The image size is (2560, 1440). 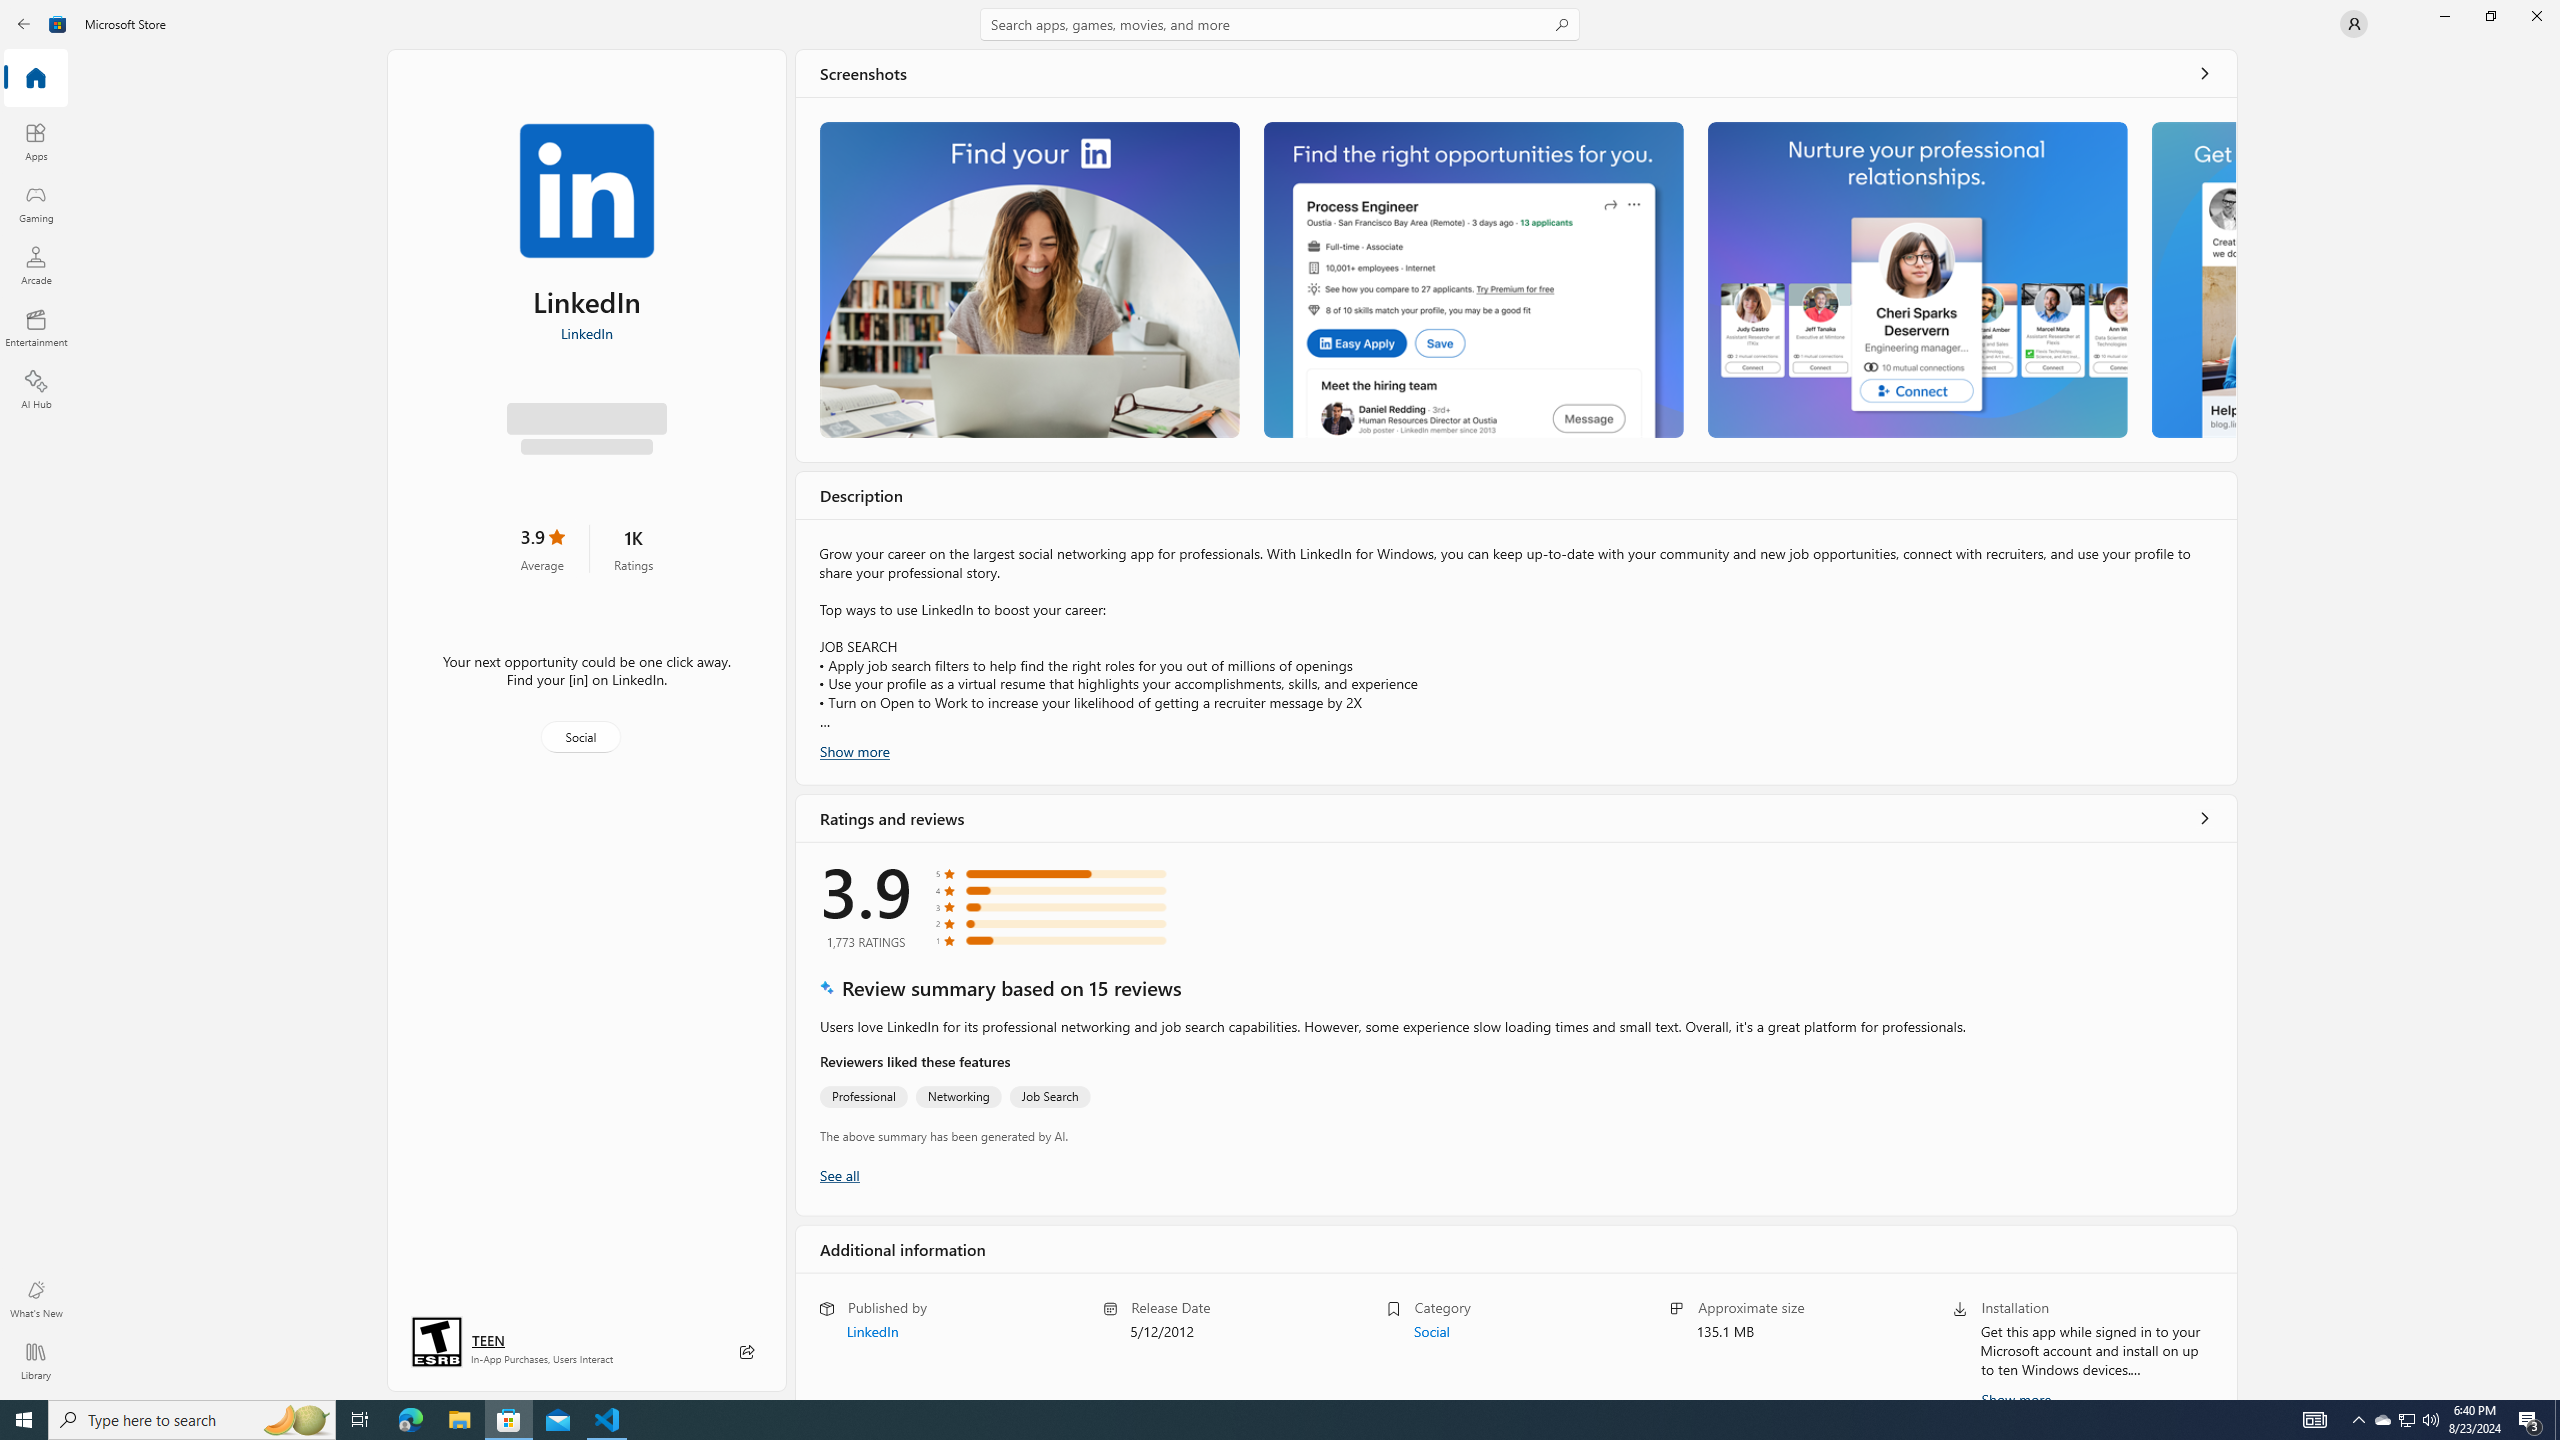 What do you see at coordinates (34, 202) in the screenshot?
I see `'Gaming'` at bounding box center [34, 202].